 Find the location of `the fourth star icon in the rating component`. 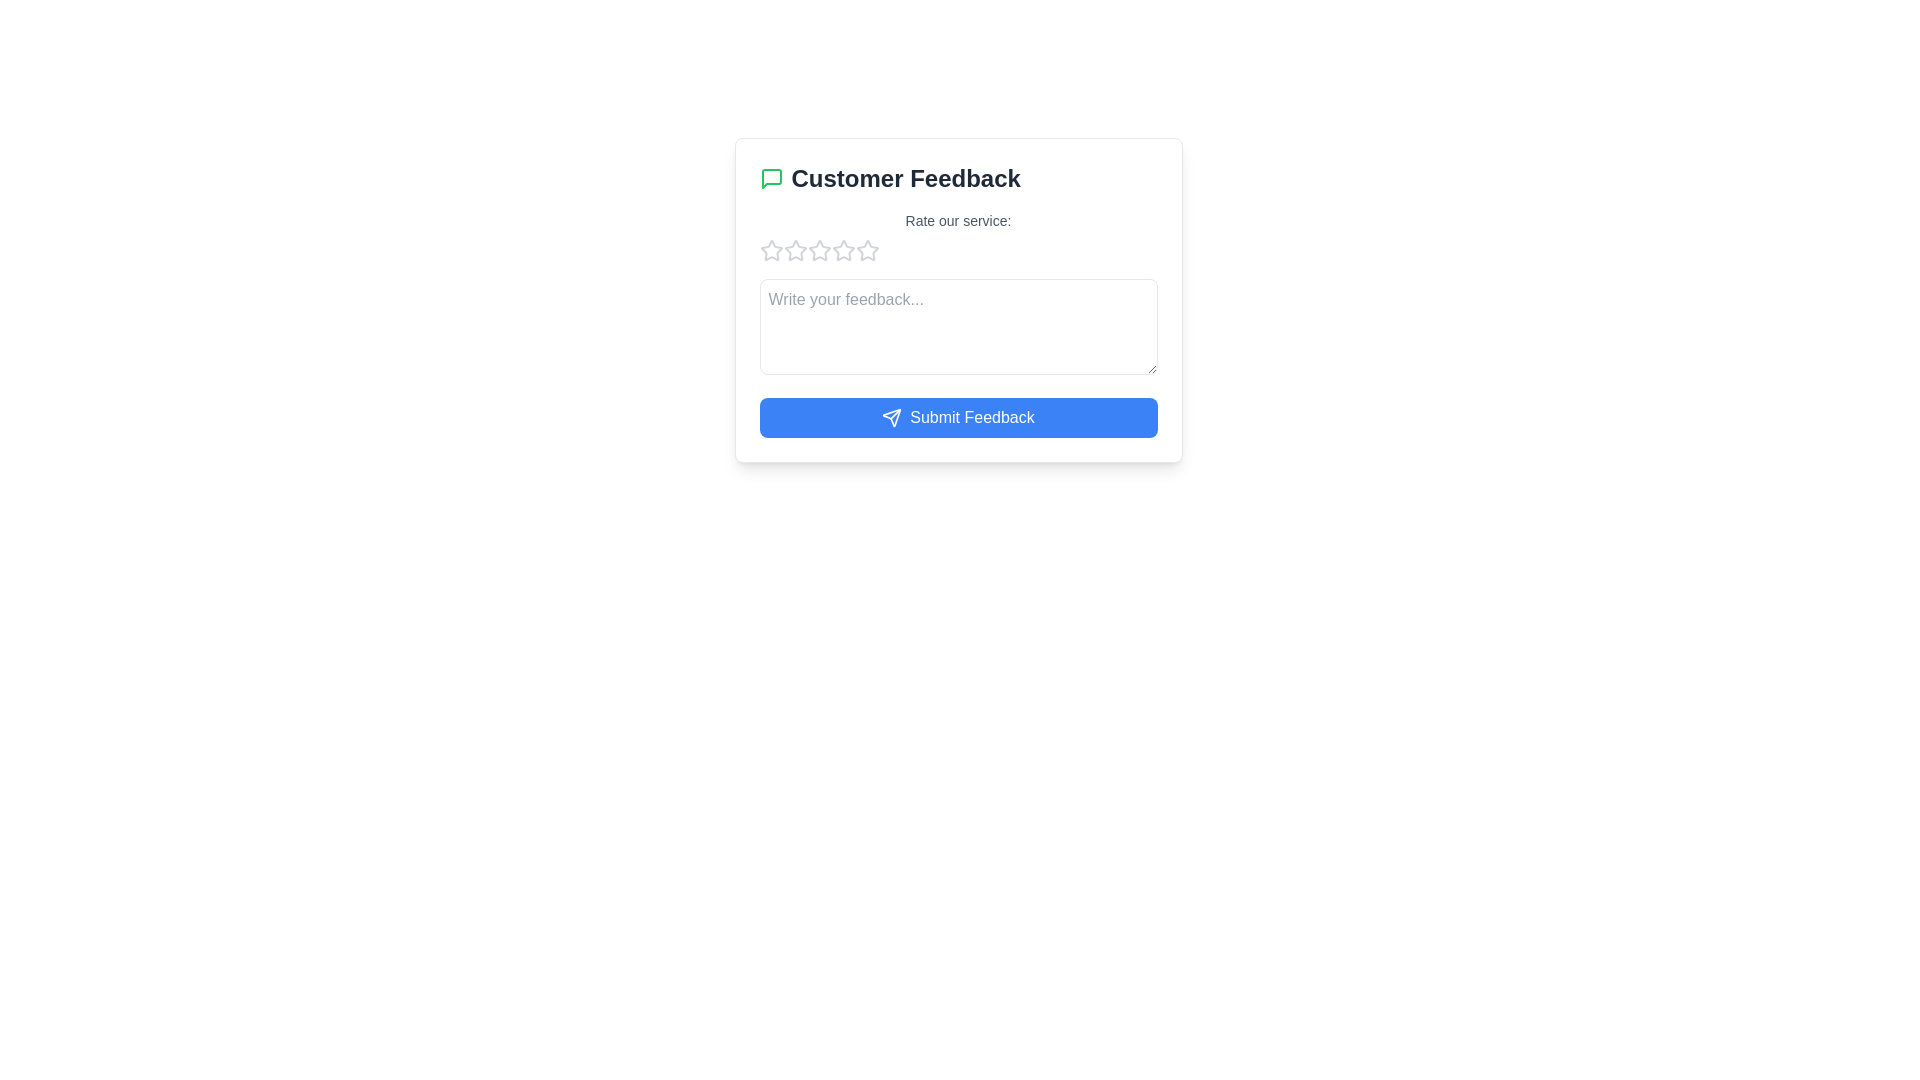

the fourth star icon in the rating component is located at coordinates (819, 249).